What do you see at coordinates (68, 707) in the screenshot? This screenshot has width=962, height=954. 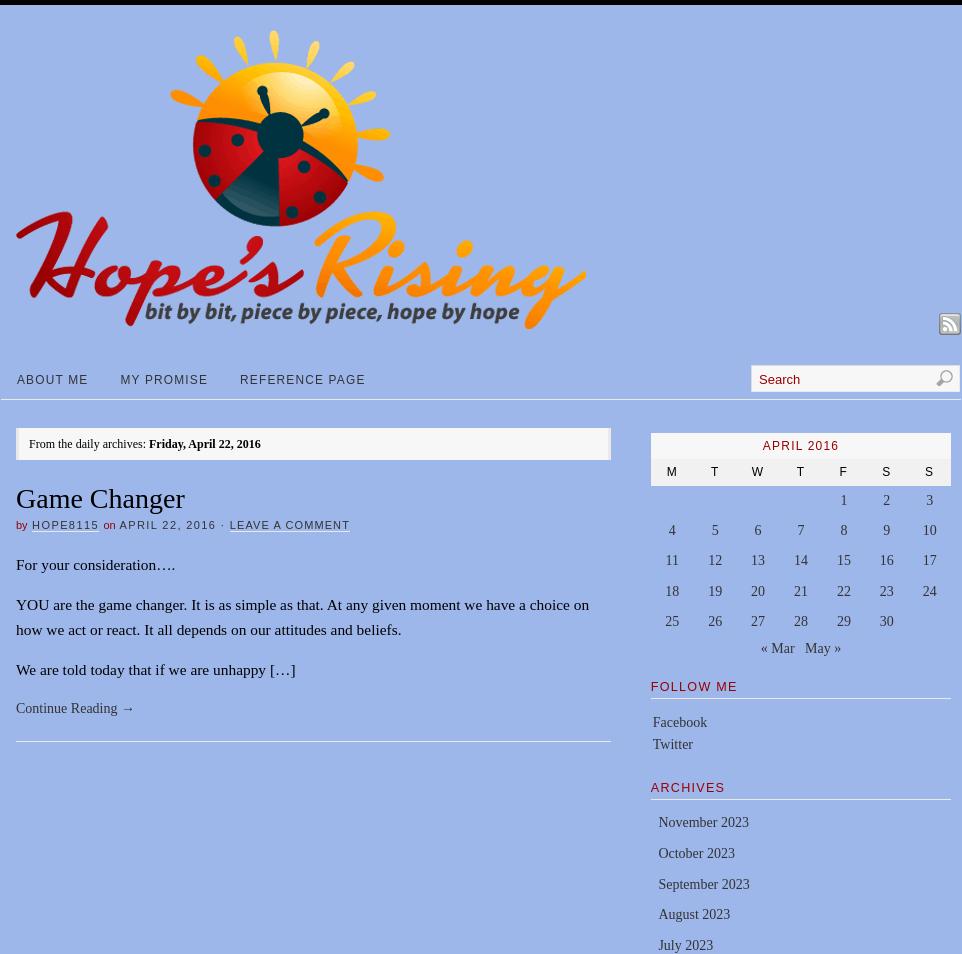 I see `'Continue Reading'` at bounding box center [68, 707].